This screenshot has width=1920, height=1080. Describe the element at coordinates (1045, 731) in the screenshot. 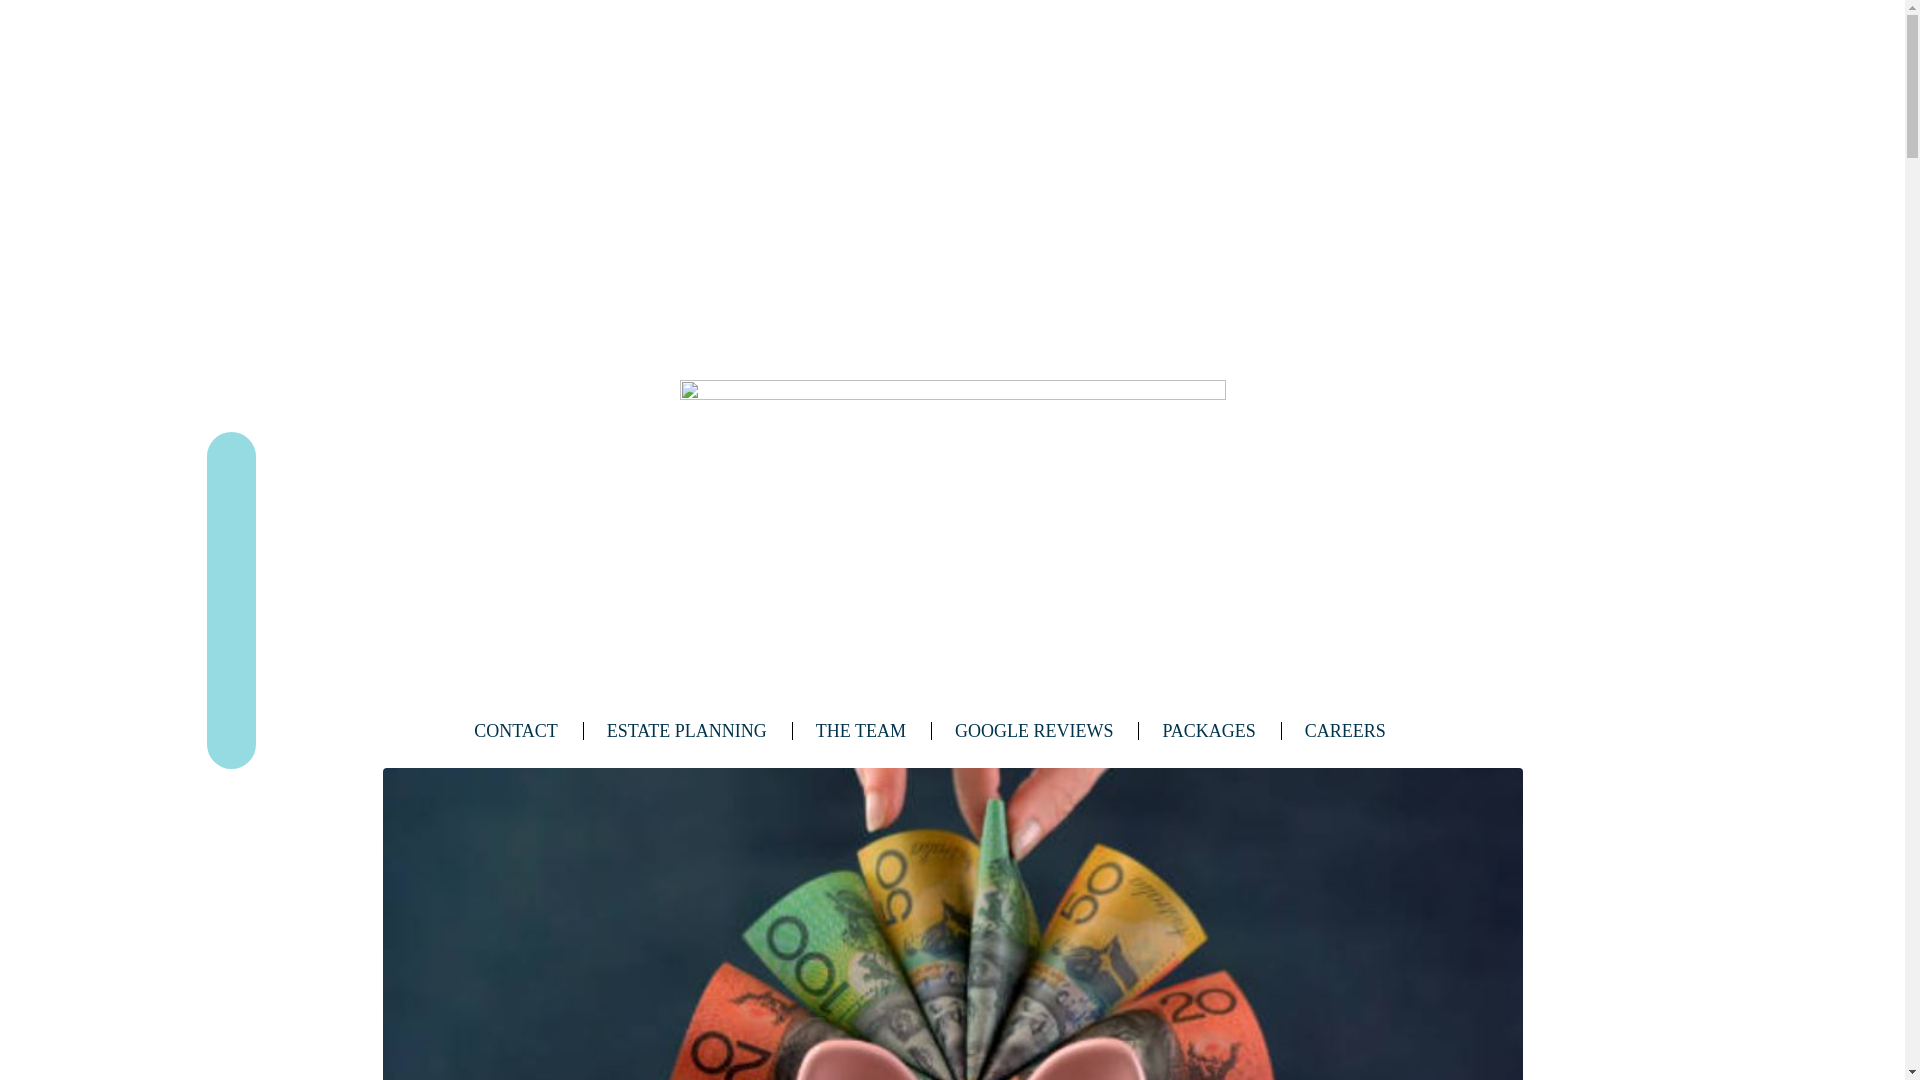

I see `'GOOGLE REVIEWS'` at that location.